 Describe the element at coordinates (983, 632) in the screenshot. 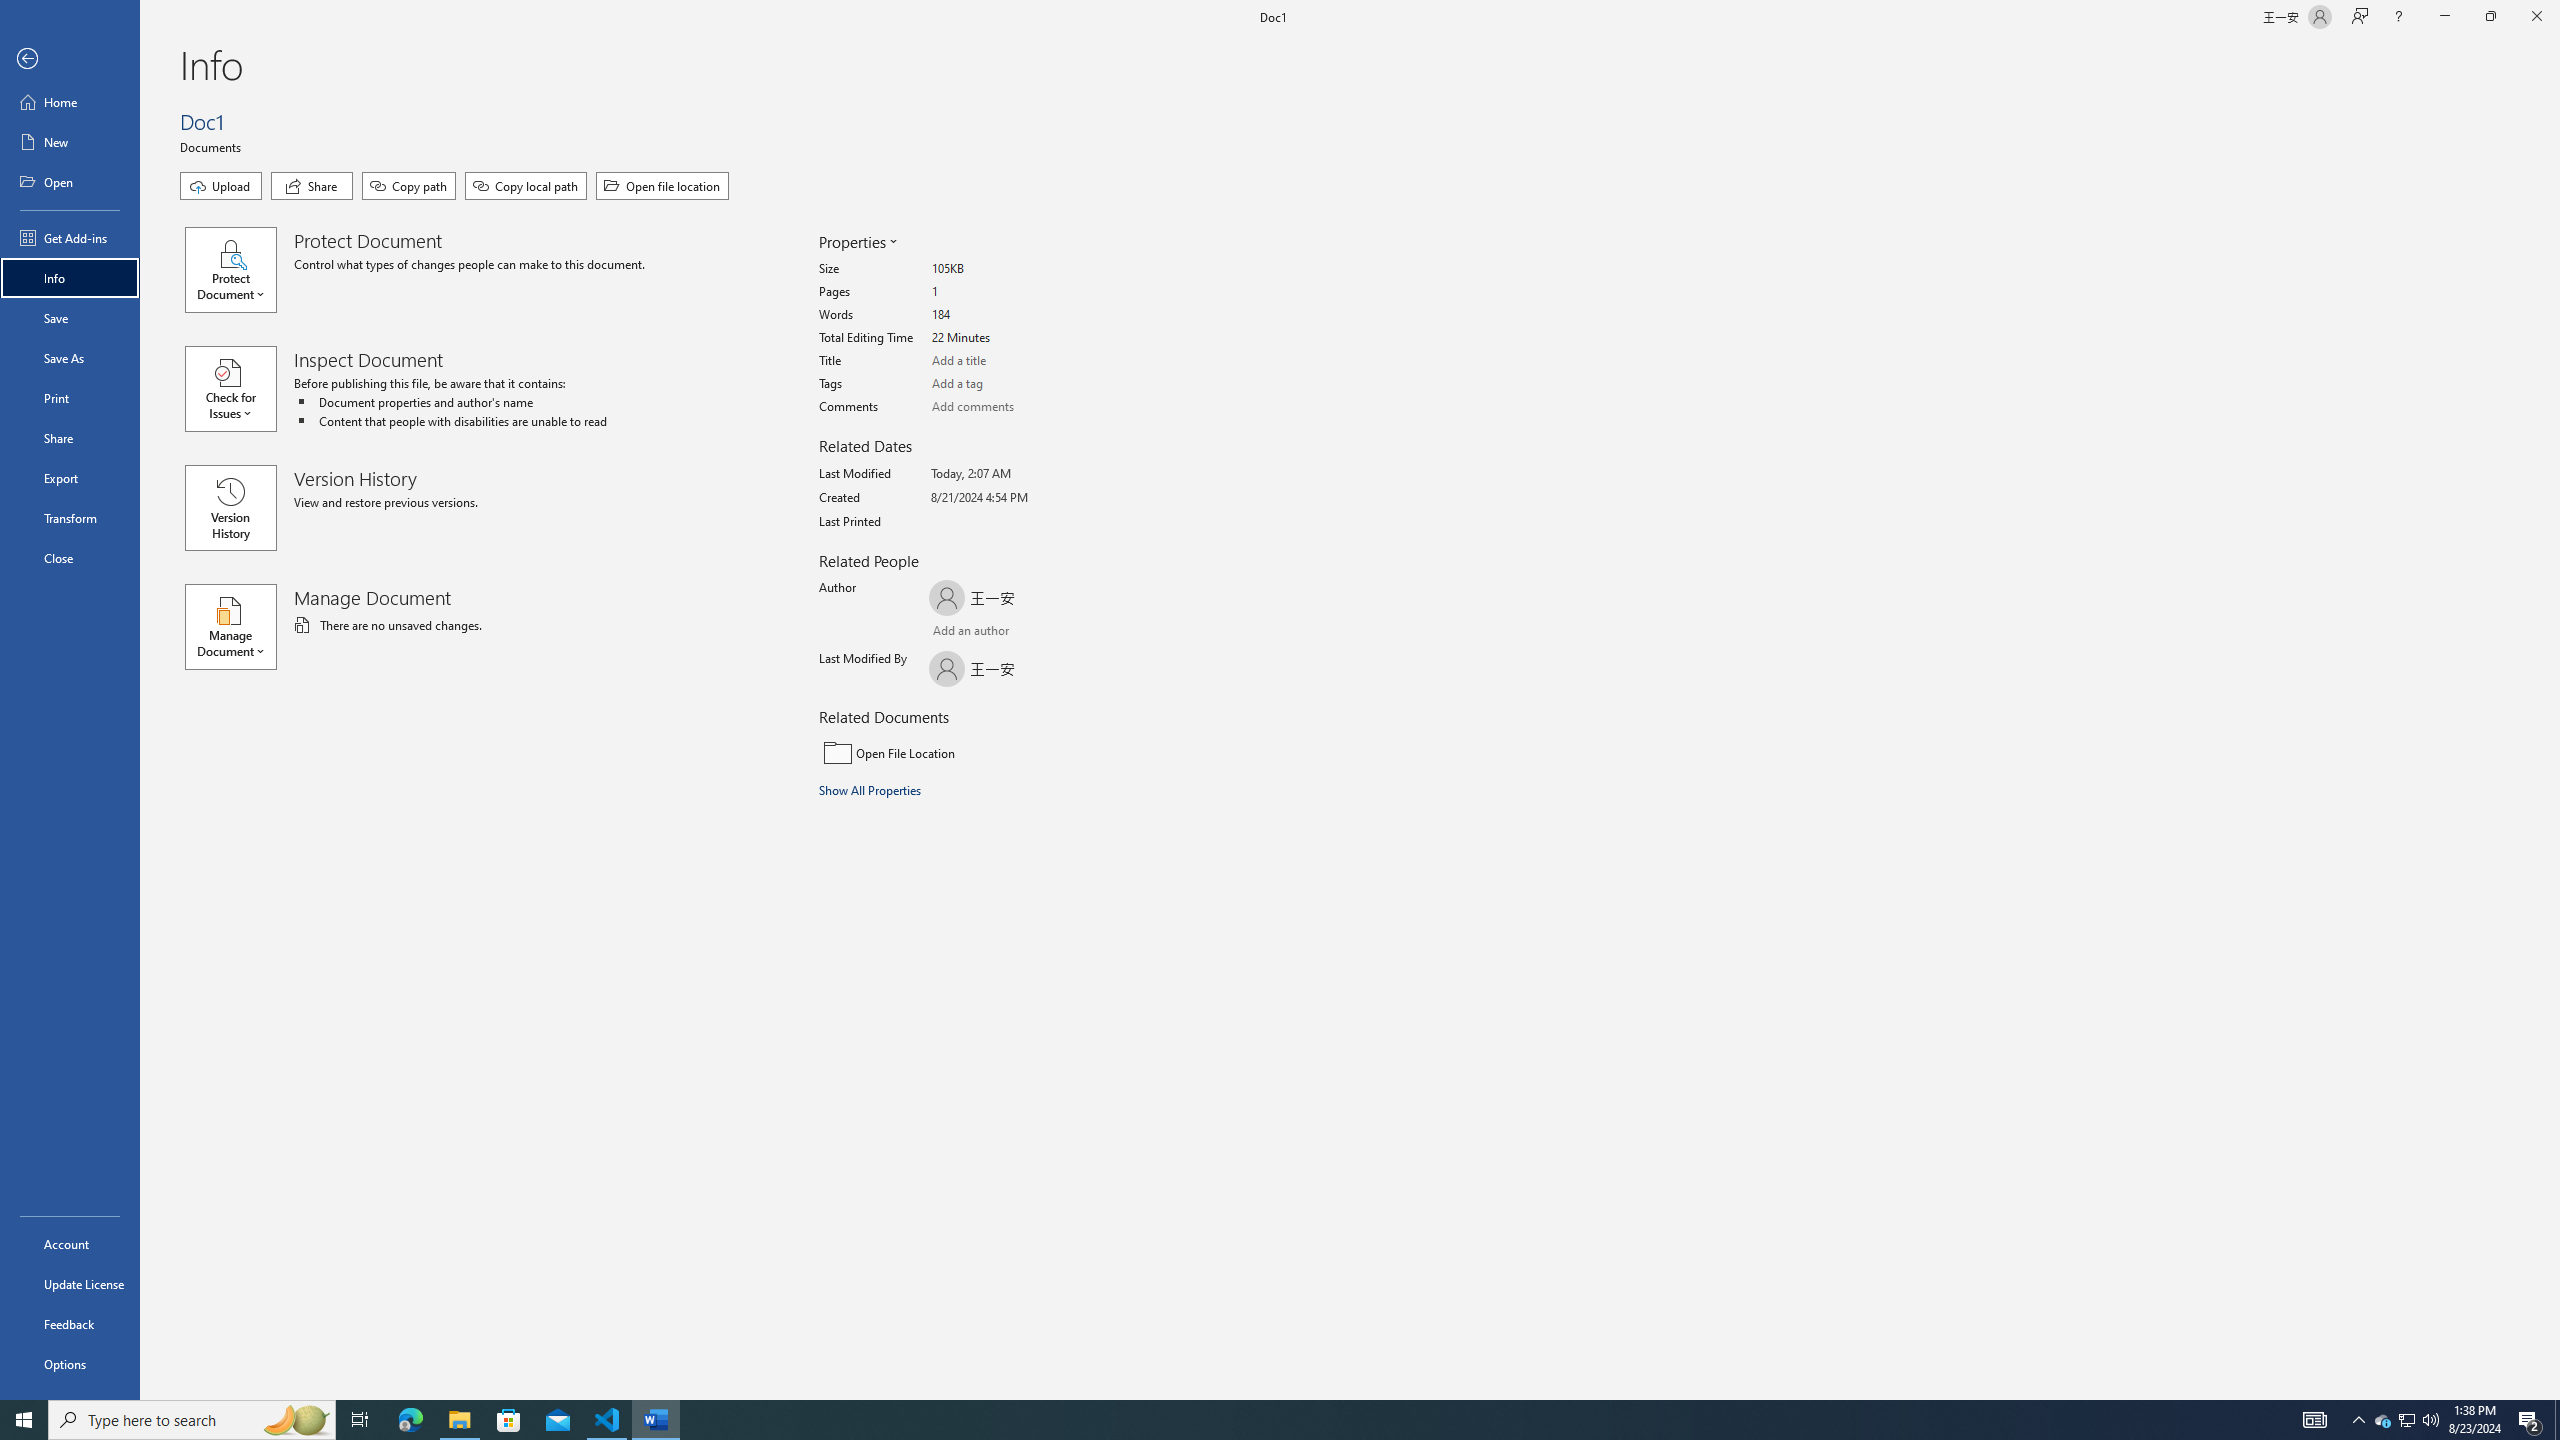

I see `'Verify Names'` at that location.